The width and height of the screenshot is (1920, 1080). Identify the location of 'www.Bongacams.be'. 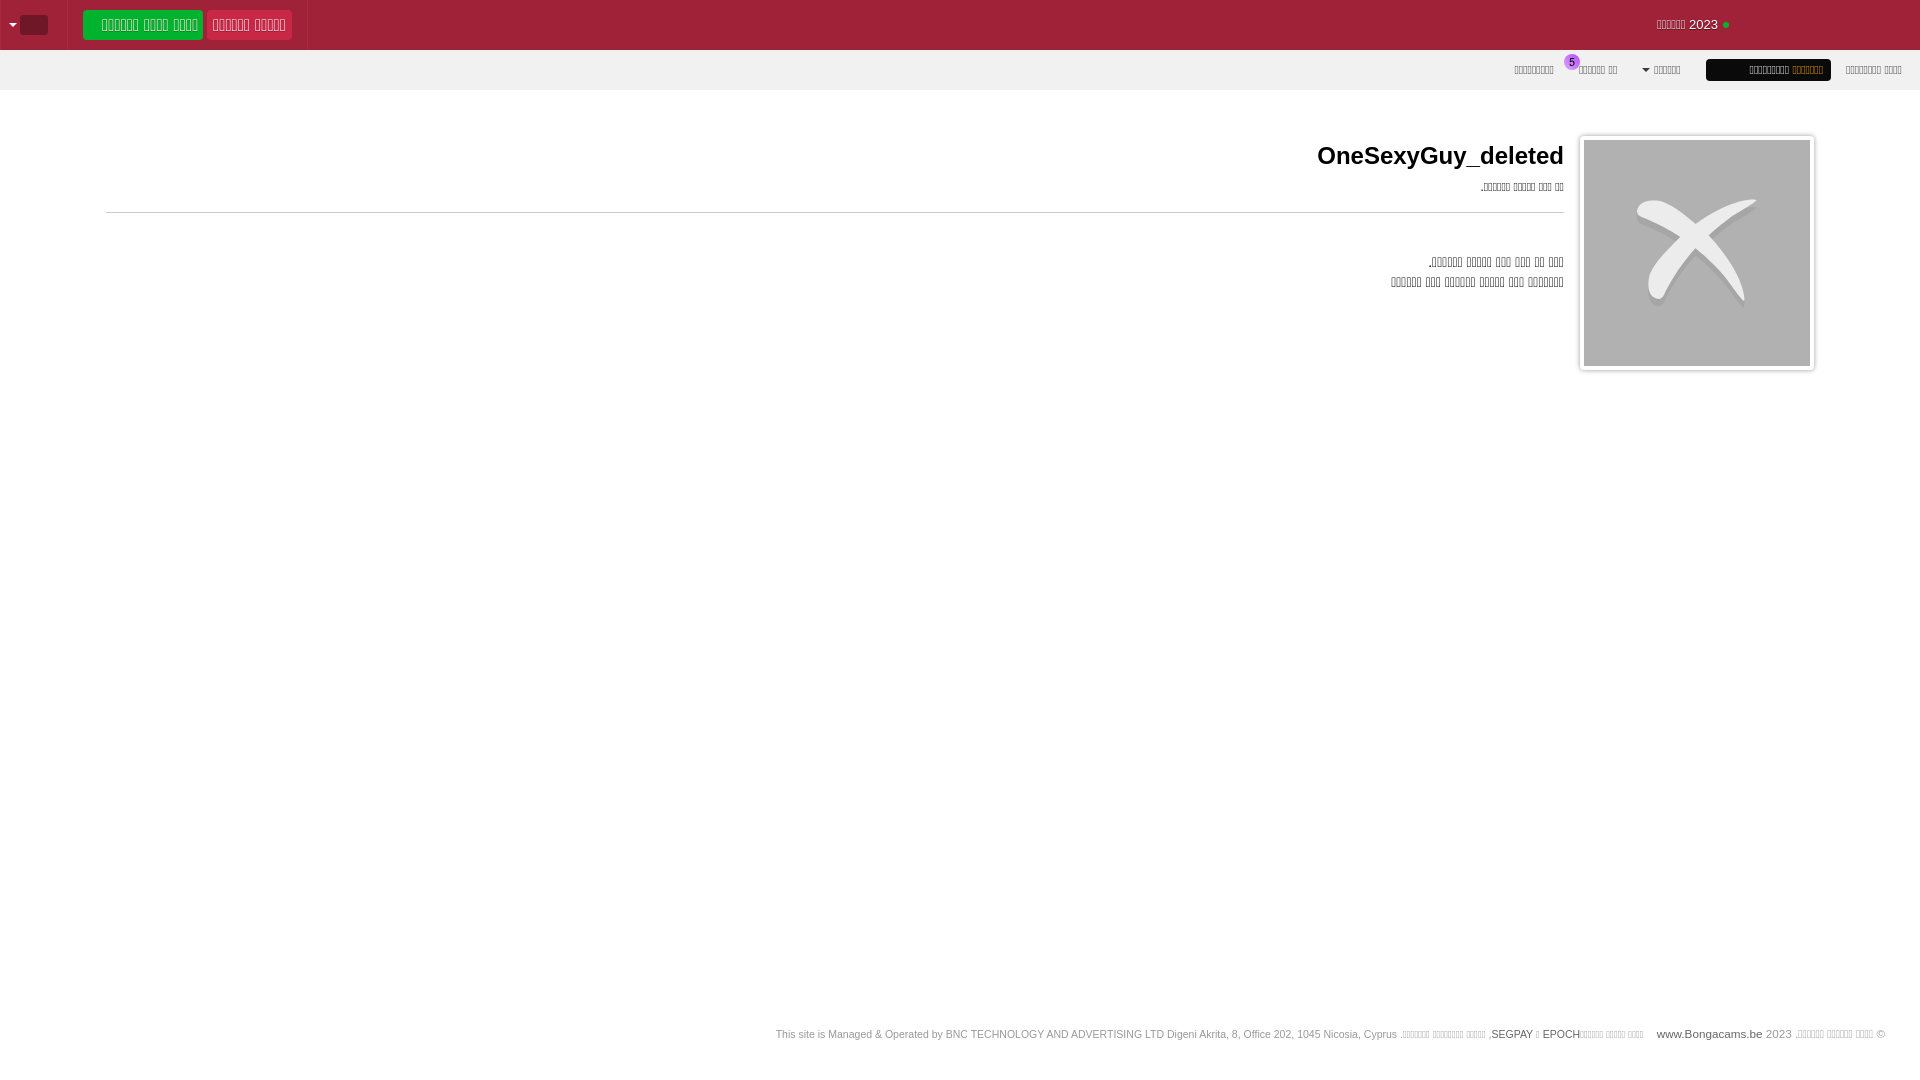
(1708, 1033).